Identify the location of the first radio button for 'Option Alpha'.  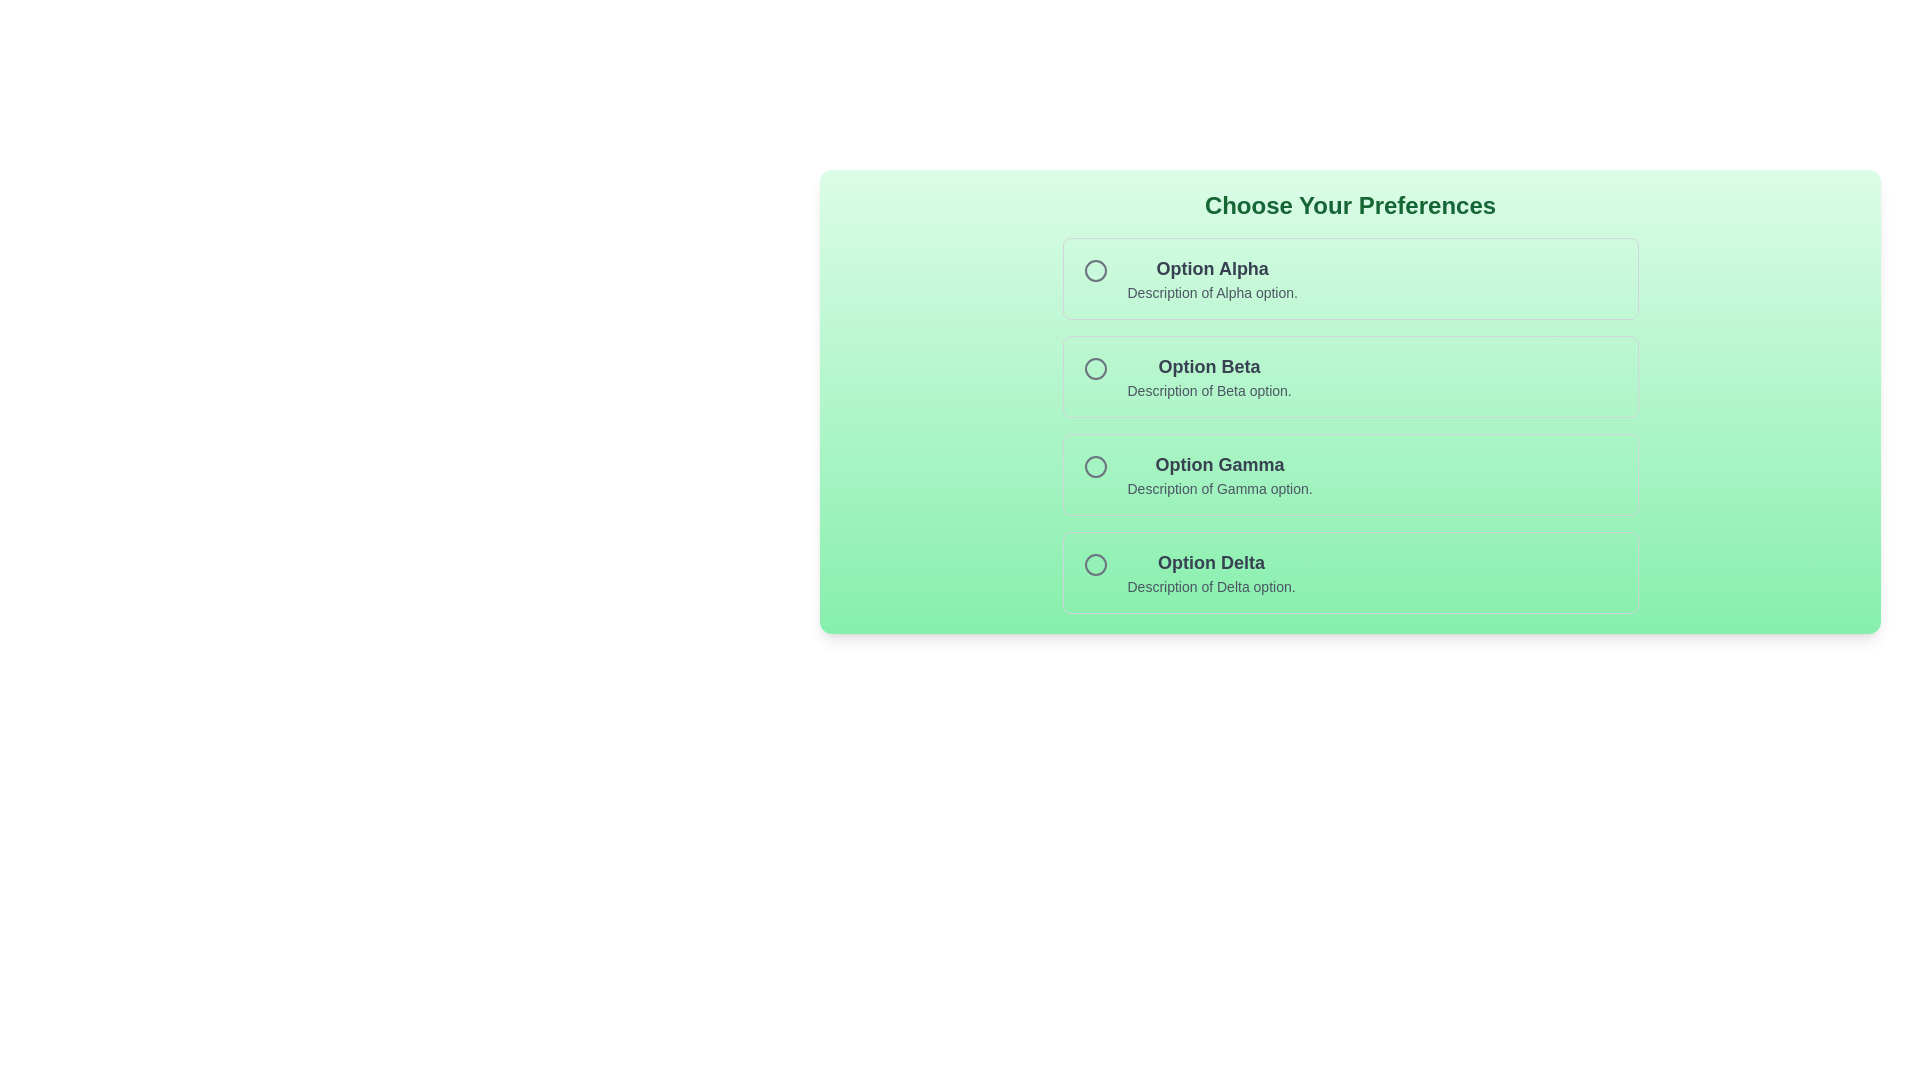
(1094, 270).